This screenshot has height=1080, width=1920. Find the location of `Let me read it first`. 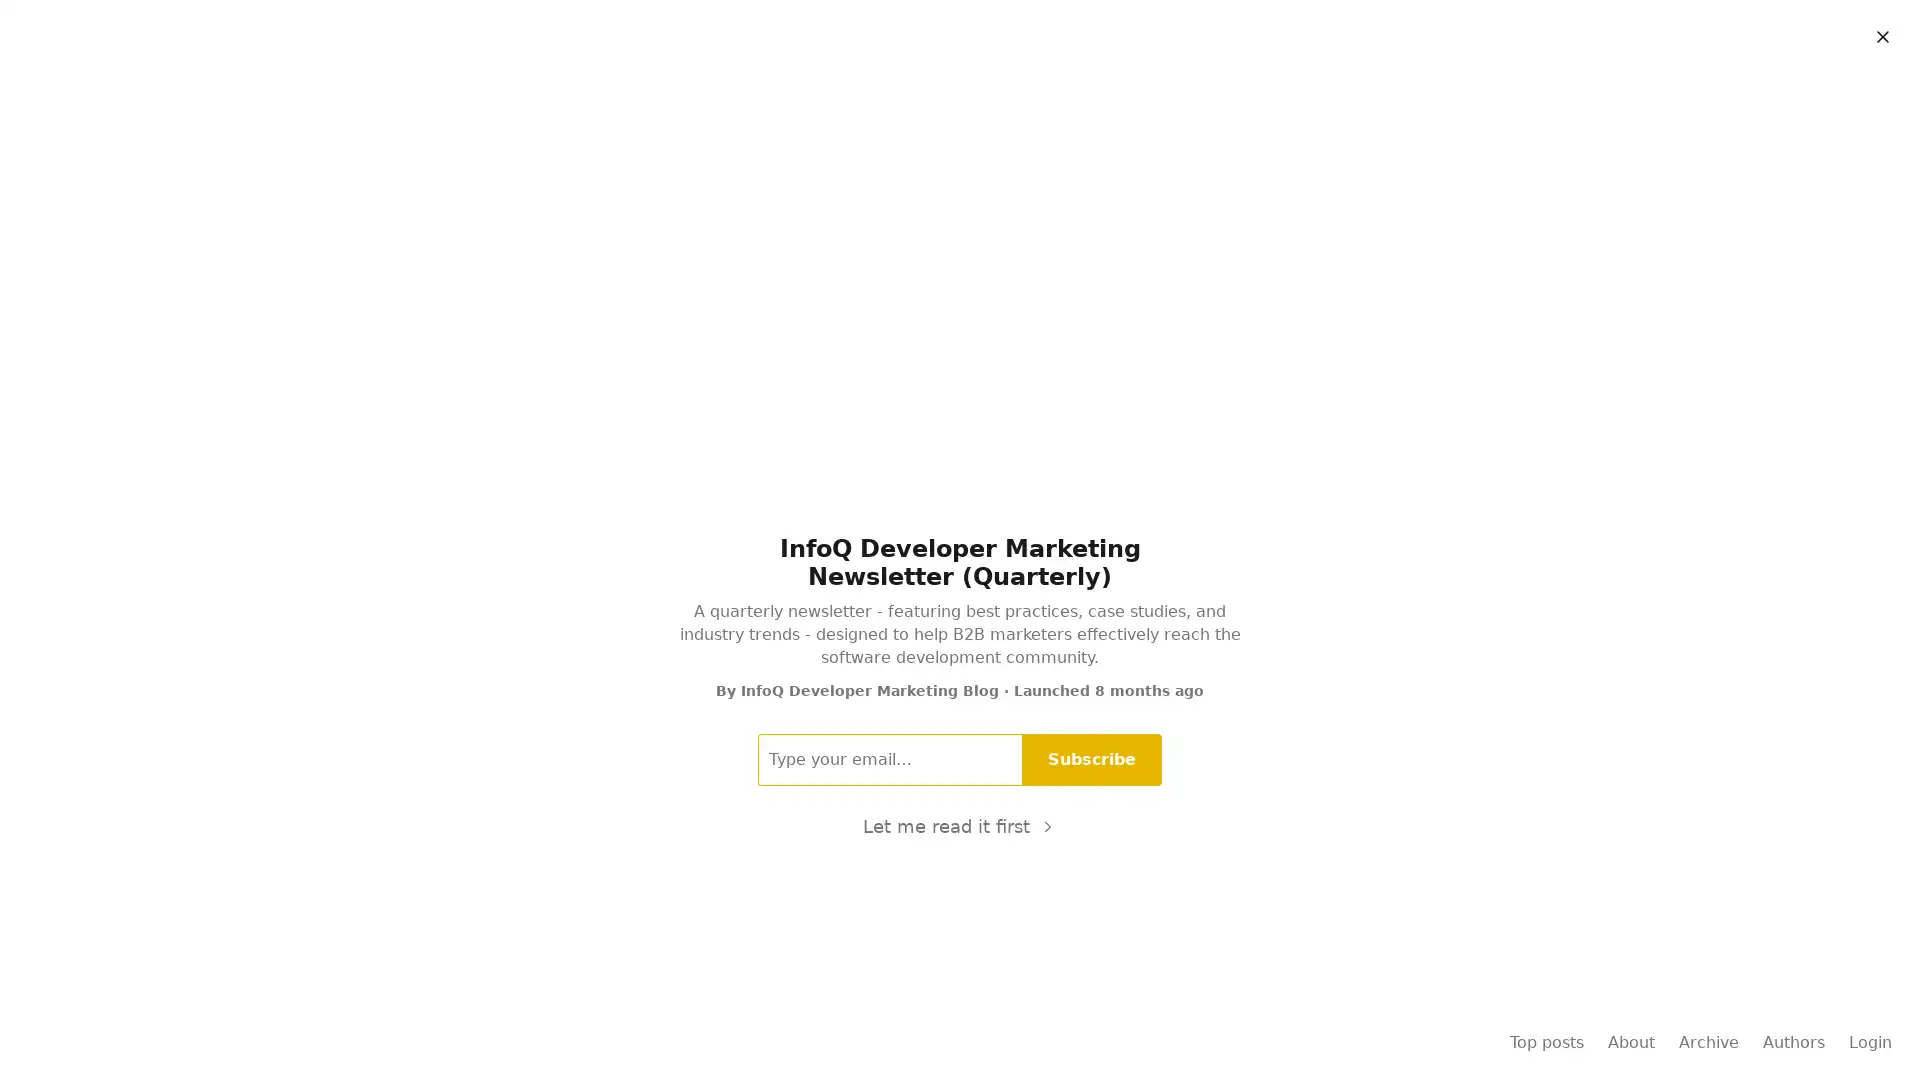

Let me read it first is located at coordinates (958, 825).